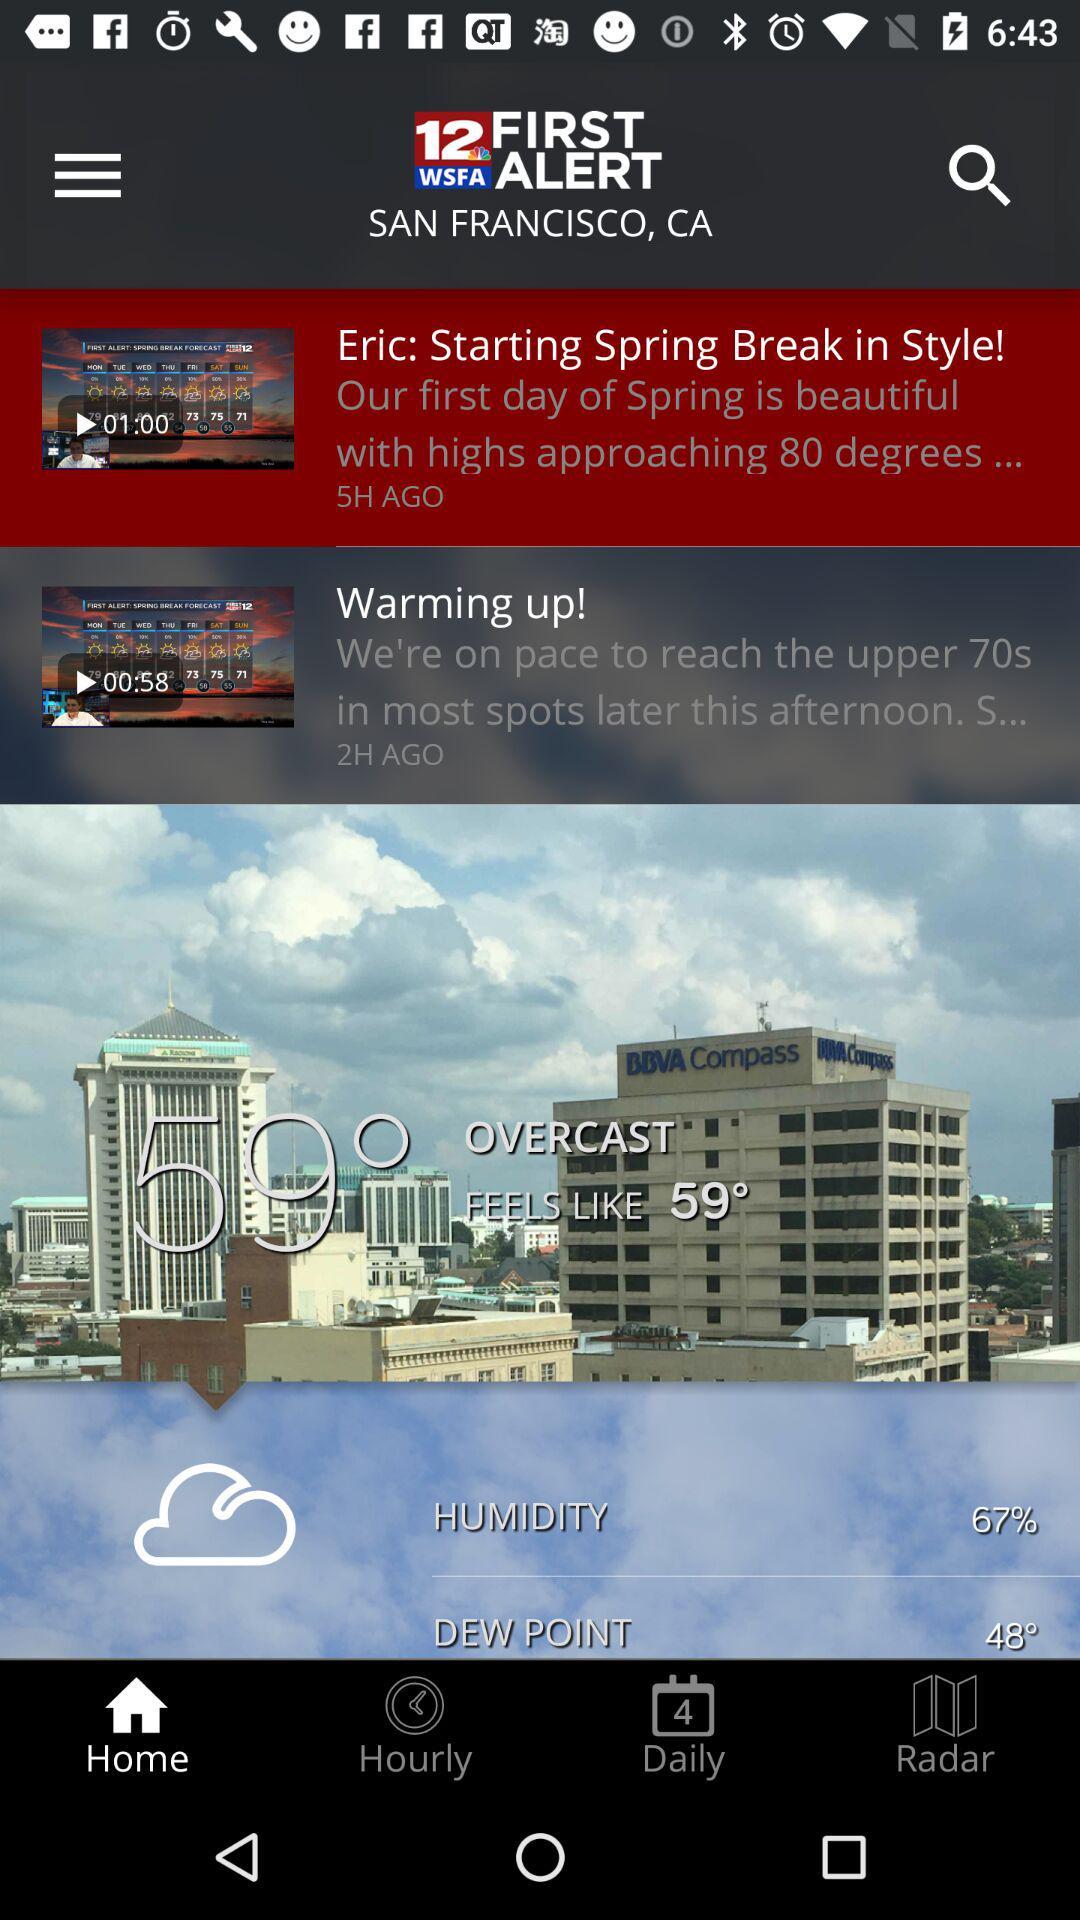 The width and height of the screenshot is (1080, 1920). I want to click on the icon next to the daily, so click(413, 1726).